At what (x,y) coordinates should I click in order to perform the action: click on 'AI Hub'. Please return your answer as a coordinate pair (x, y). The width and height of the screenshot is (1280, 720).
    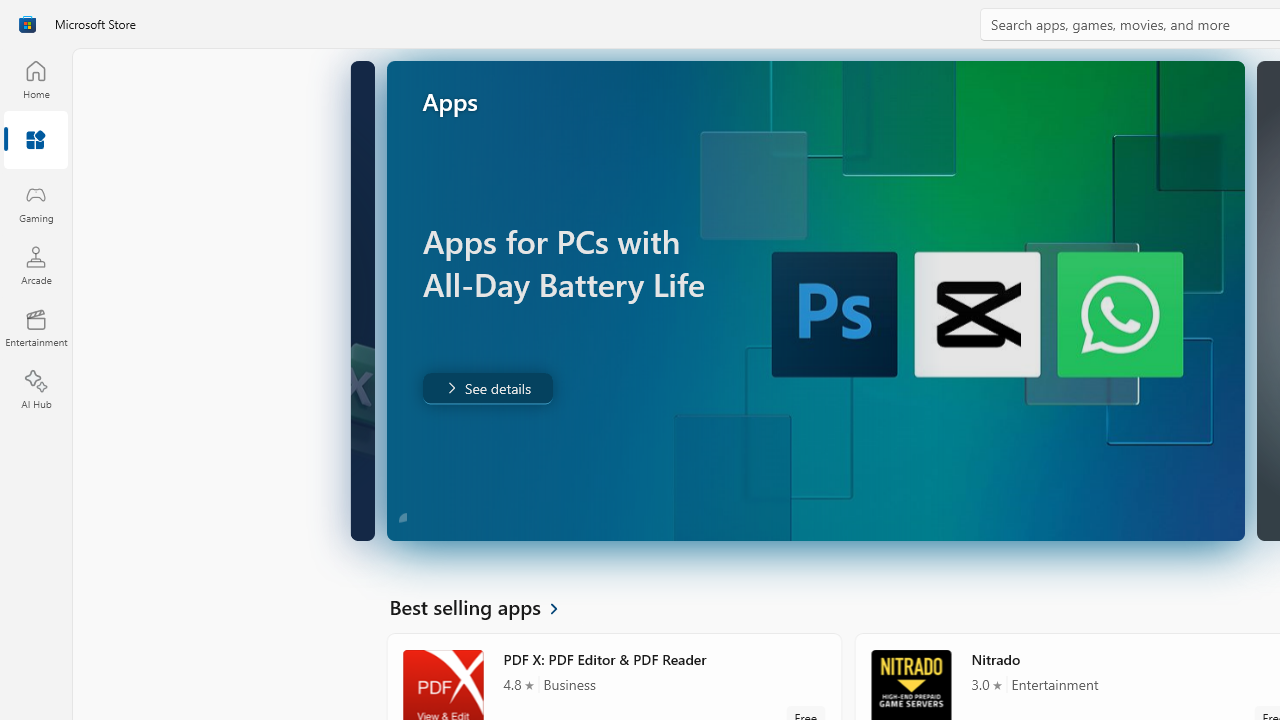
    Looking at the image, I should click on (35, 390).